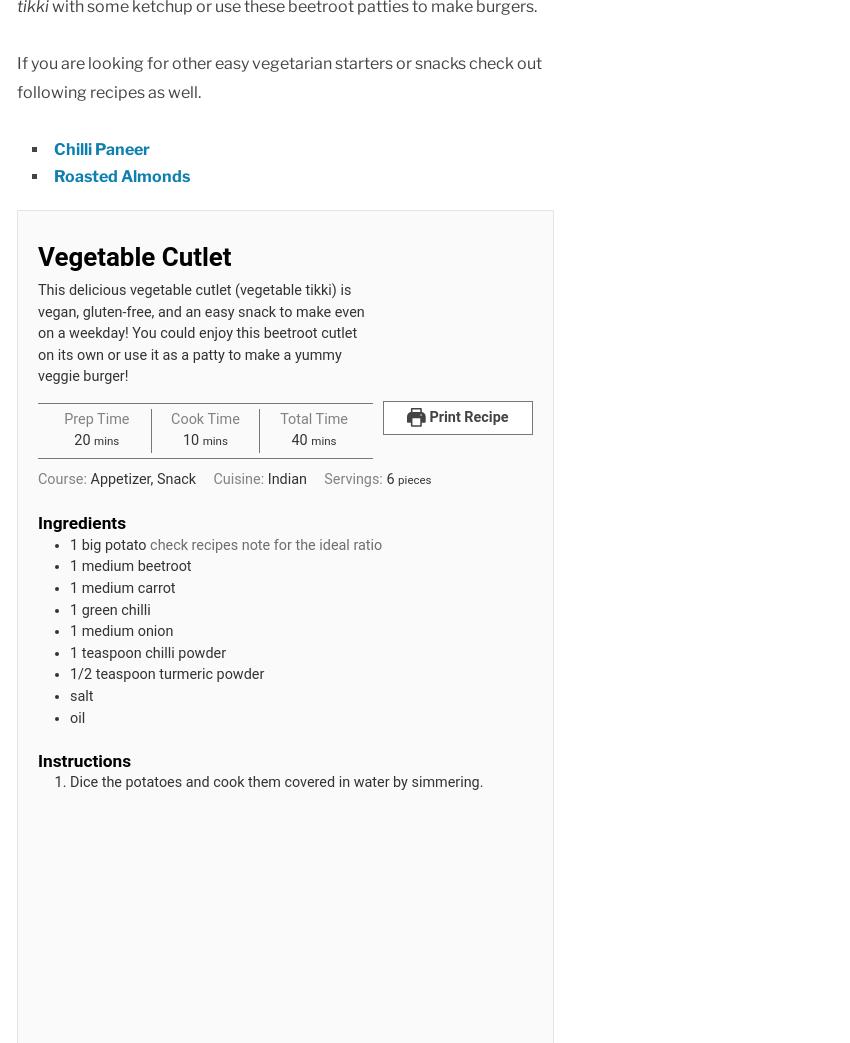  I want to click on 'Total Time', so click(313, 418).